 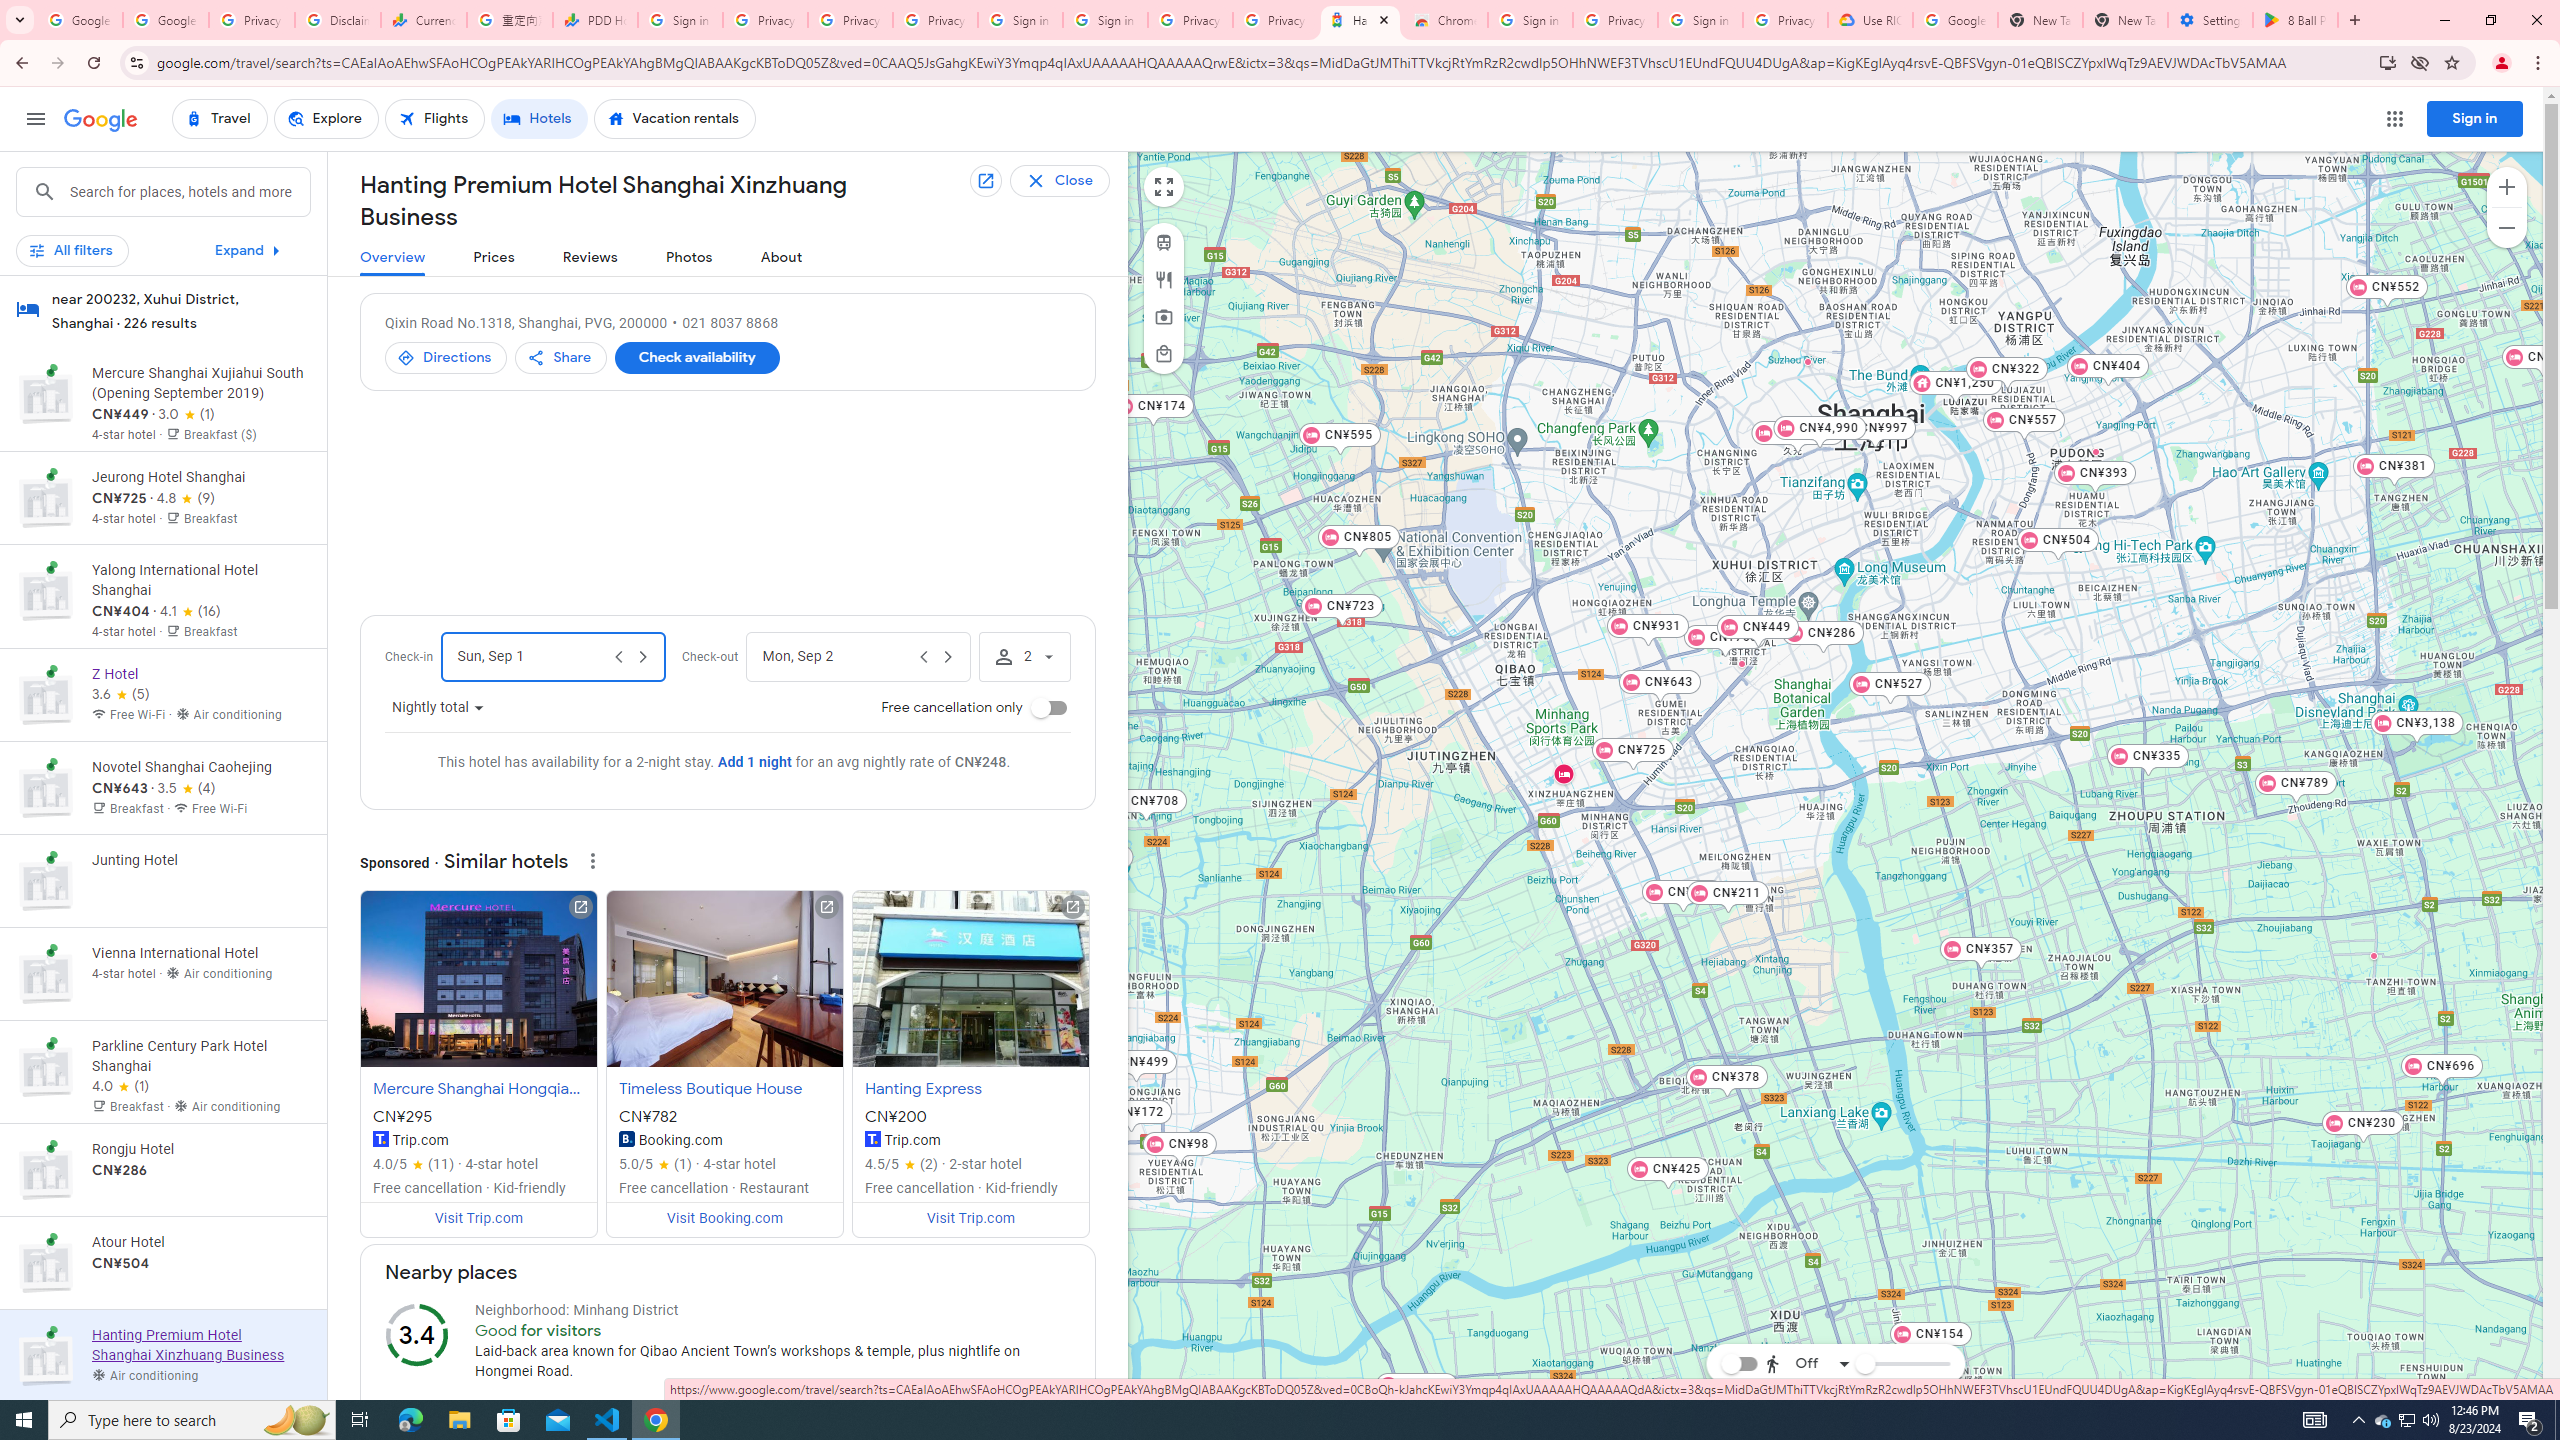 I want to click on 'Explore', so click(x=326, y=118).